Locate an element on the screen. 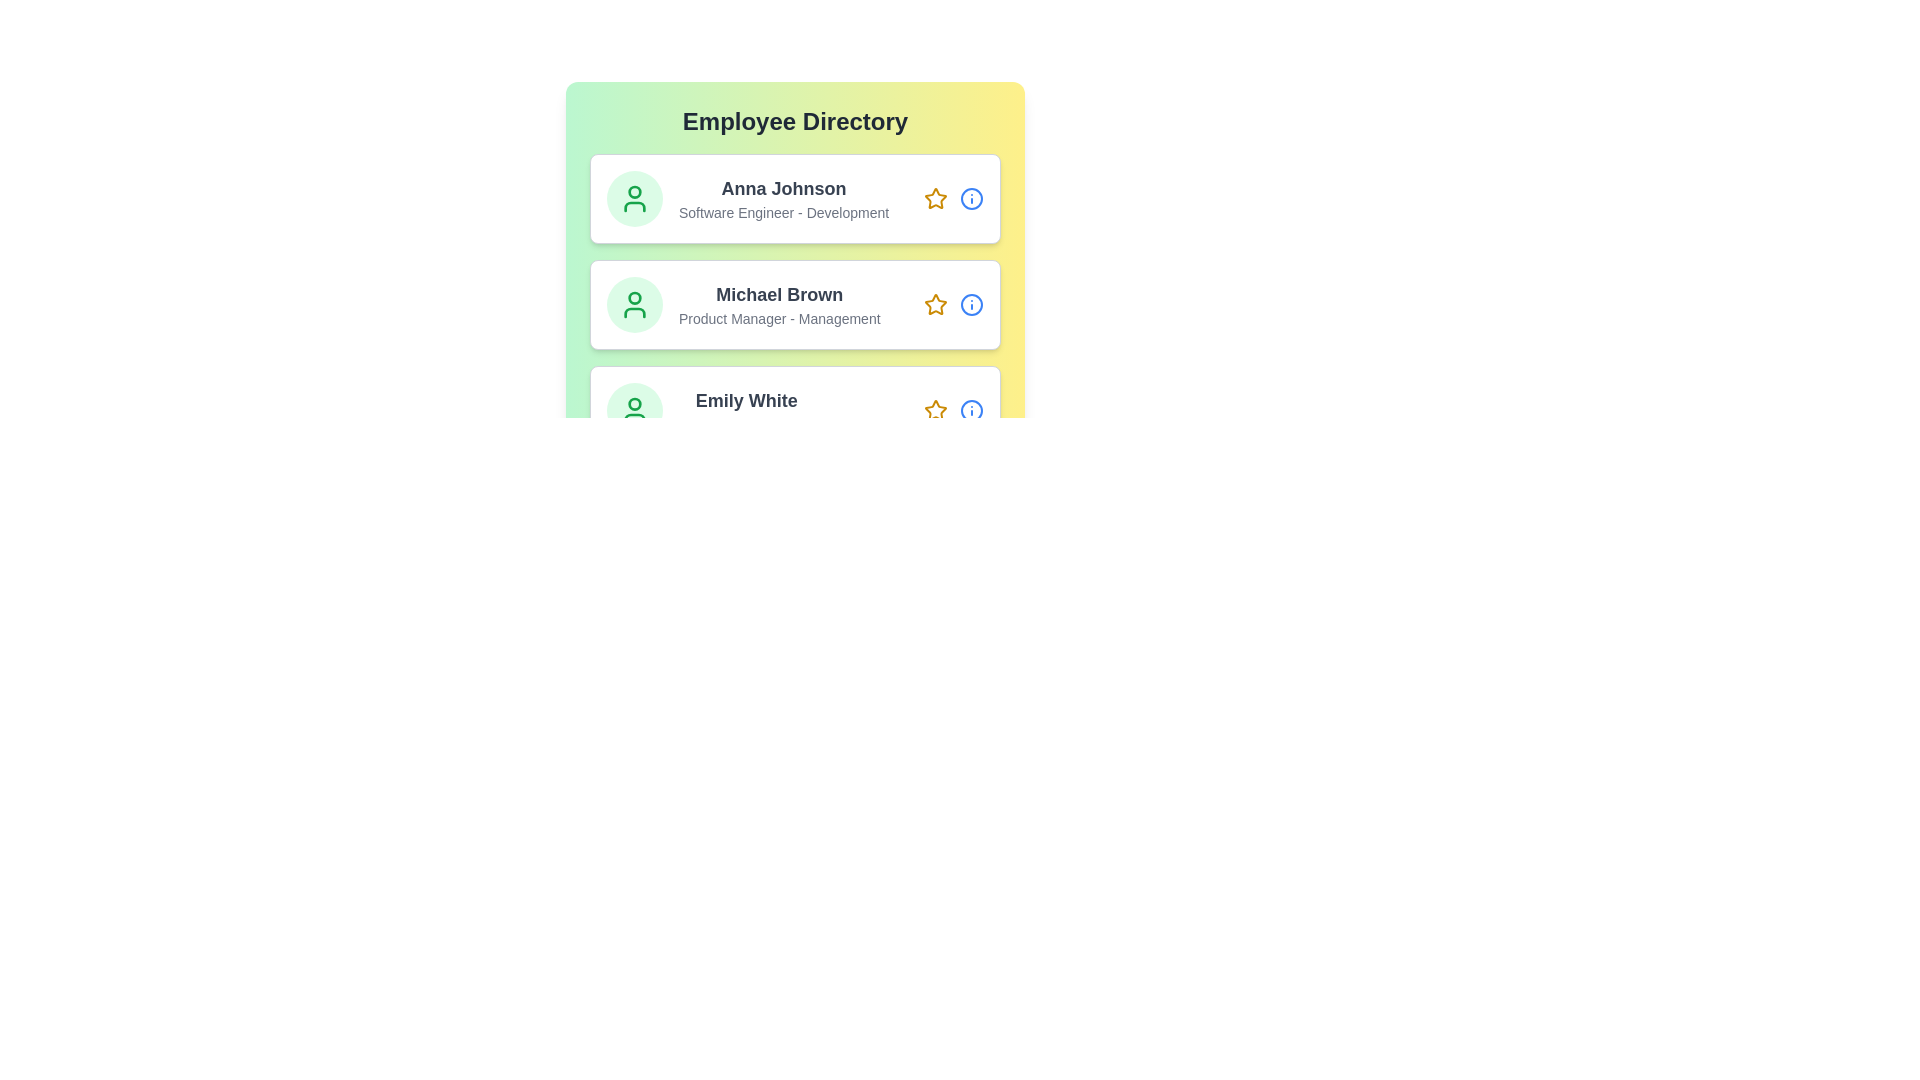 The image size is (1920, 1080). star icon for Michael Brown is located at coordinates (935, 304).